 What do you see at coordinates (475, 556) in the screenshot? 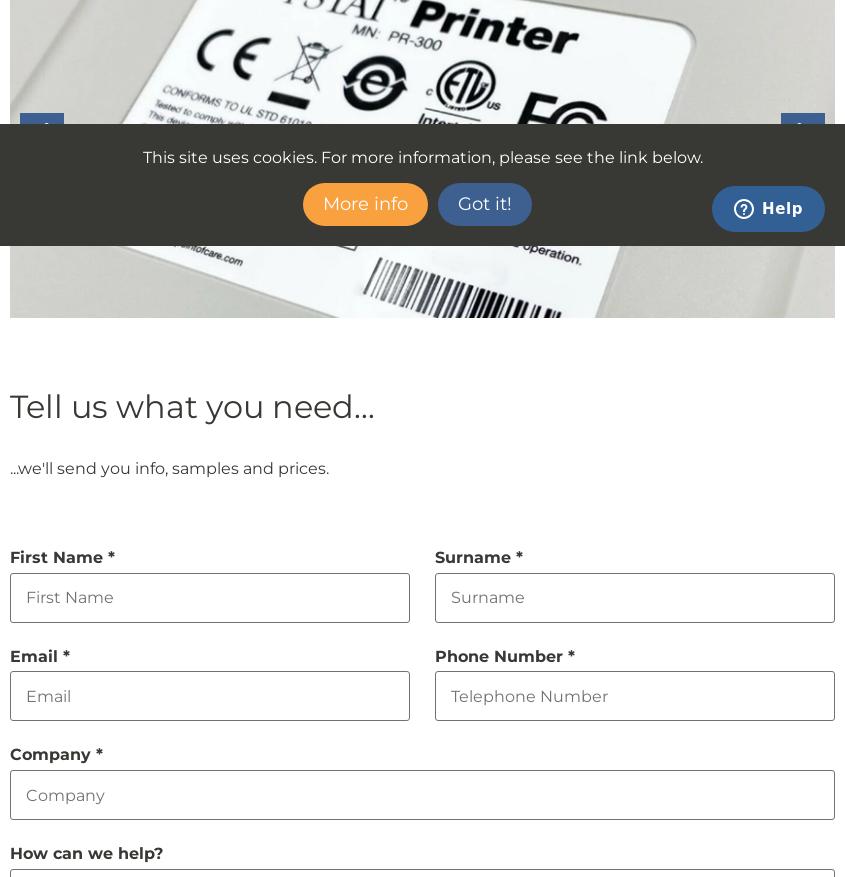
I see `'Surname'` at bounding box center [475, 556].